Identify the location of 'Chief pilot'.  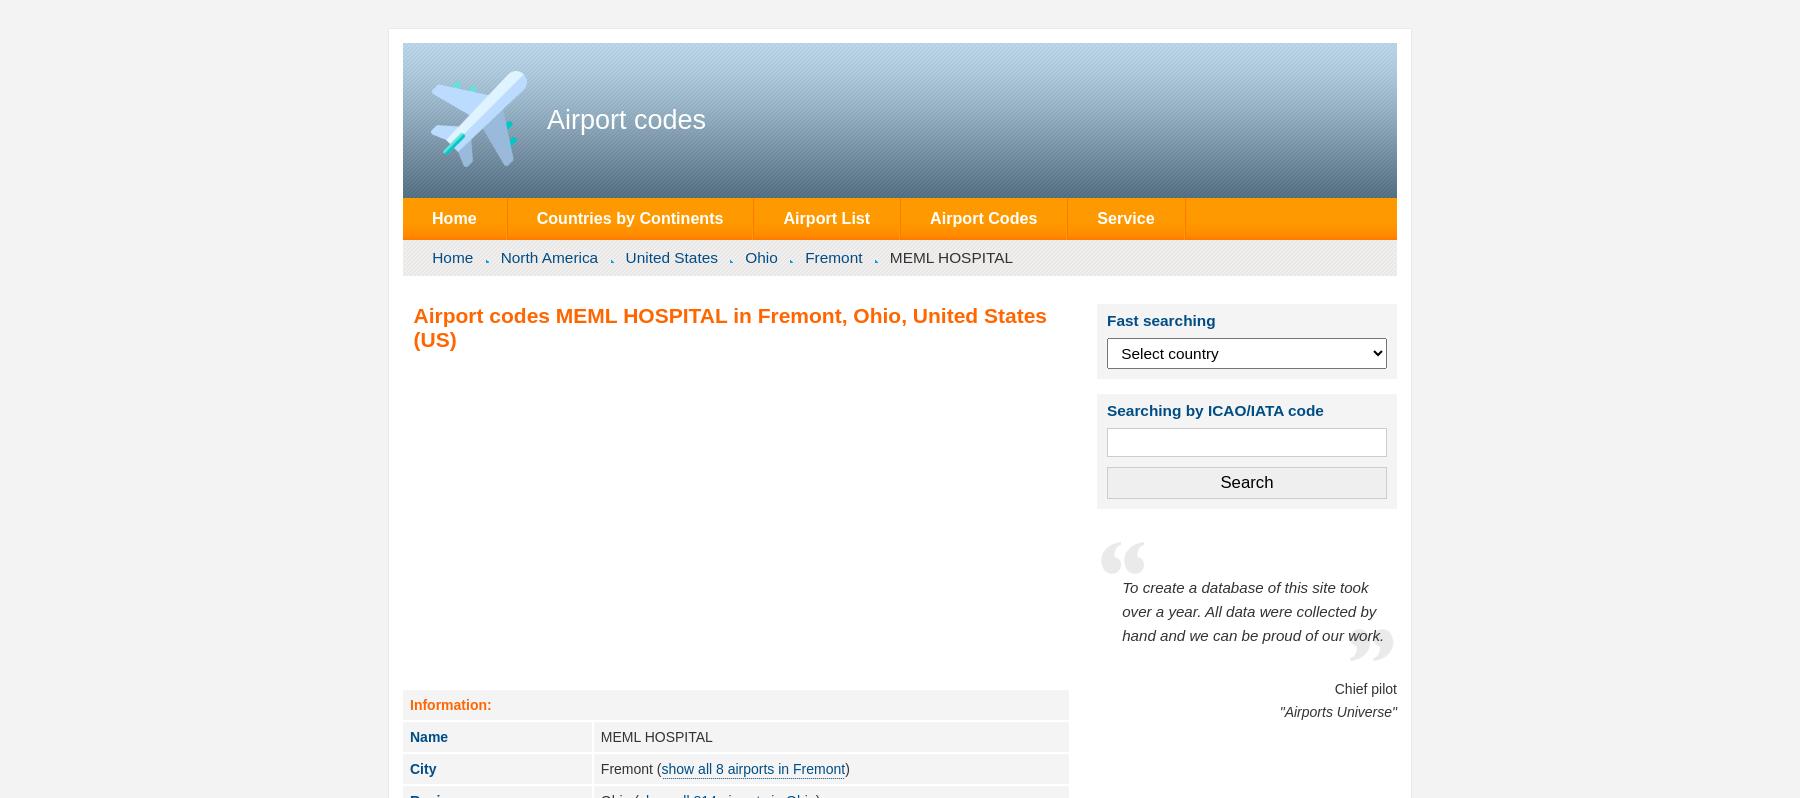
(1364, 687).